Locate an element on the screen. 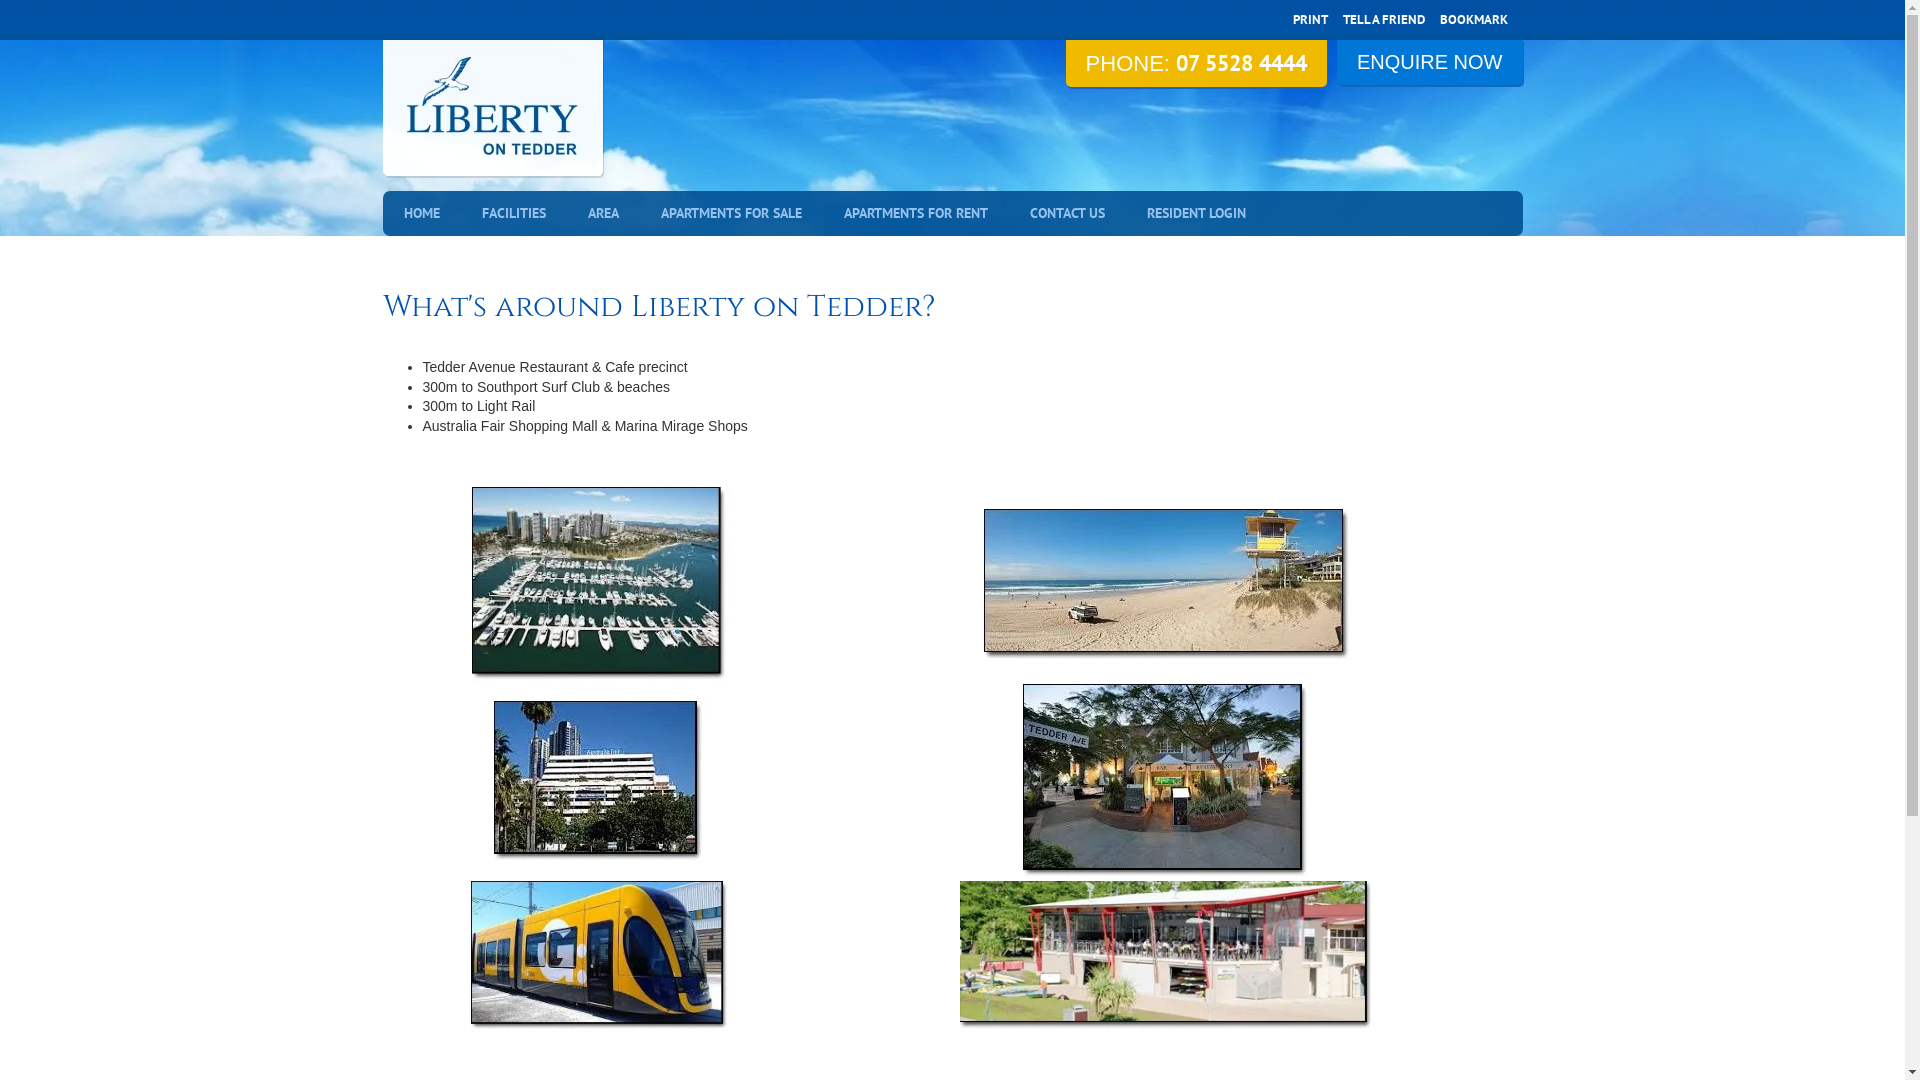 The image size is (1920, 1080). 'TELL A FRIEND' is located at coordinates (1381, 19).